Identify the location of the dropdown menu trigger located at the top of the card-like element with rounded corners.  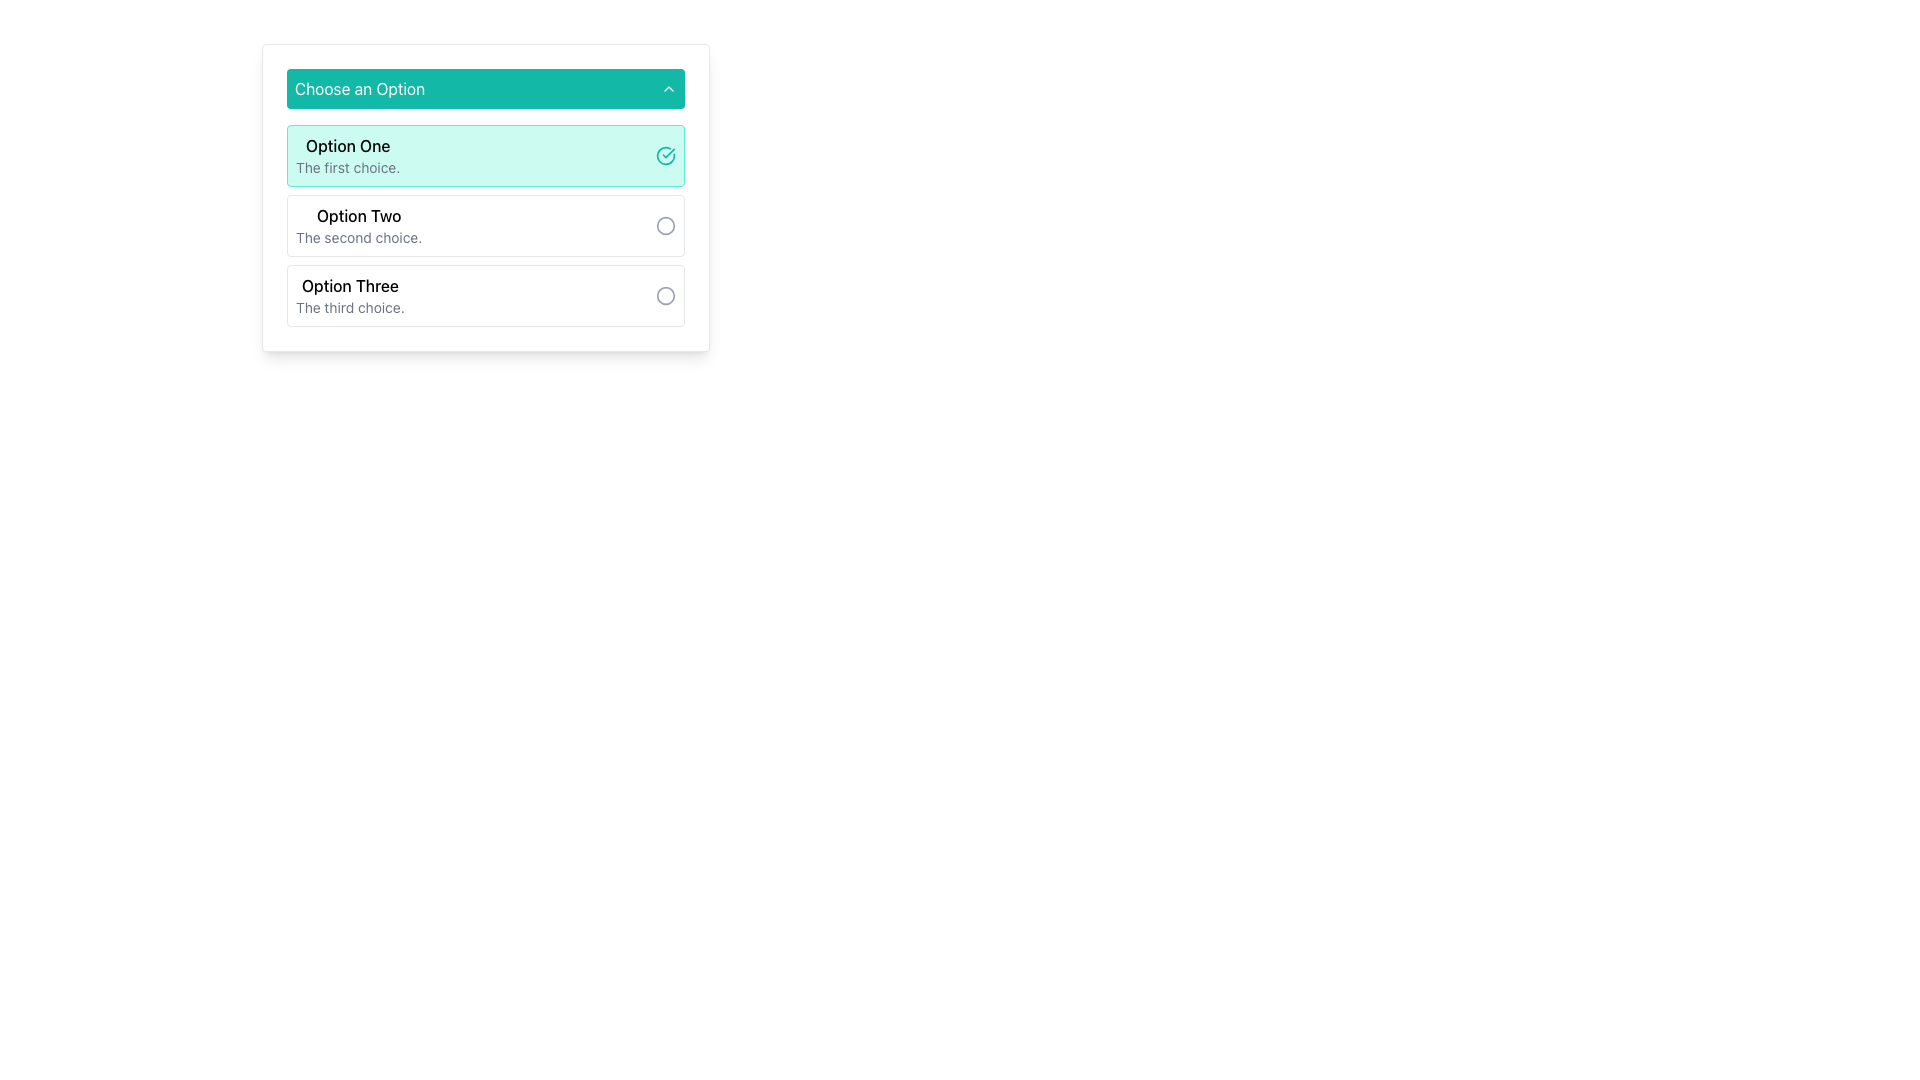
(485, 87).